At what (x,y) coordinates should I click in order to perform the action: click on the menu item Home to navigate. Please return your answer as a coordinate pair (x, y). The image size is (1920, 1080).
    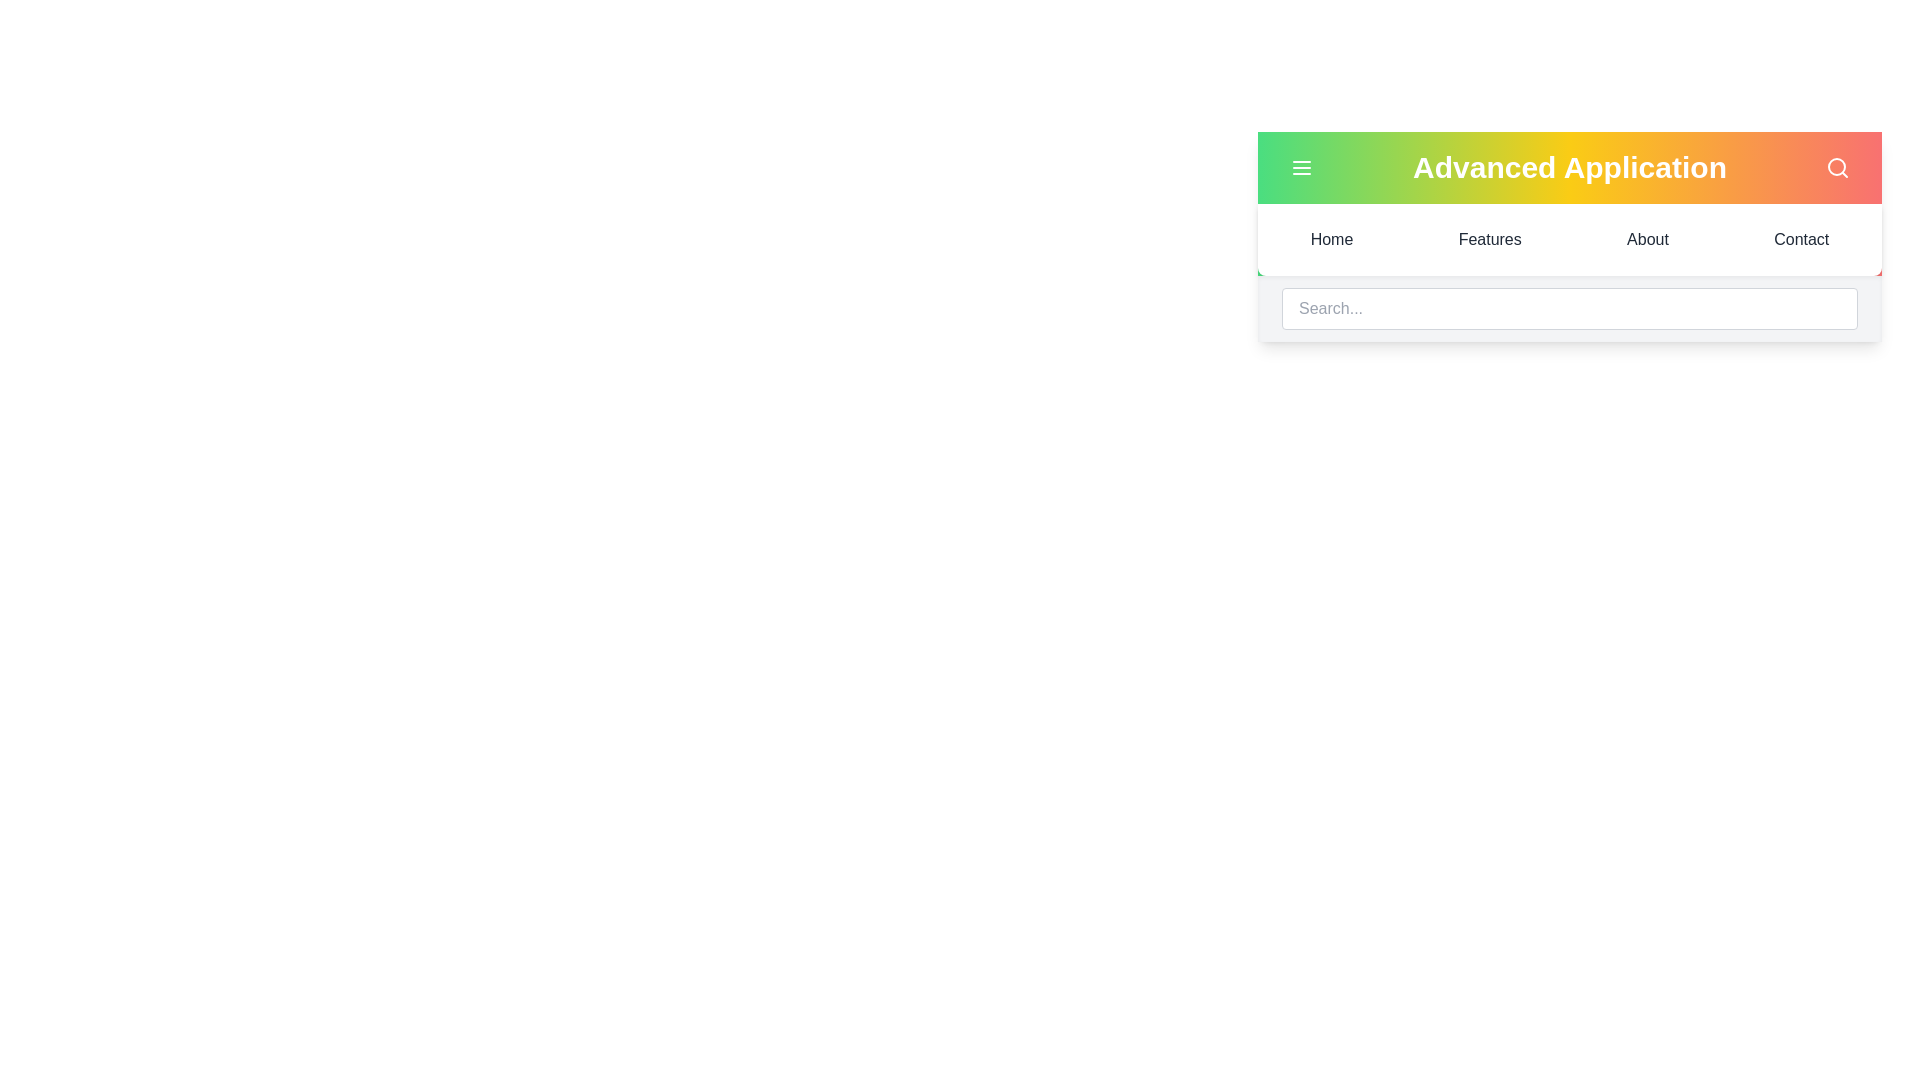
    Looking at the image, I should click on (1331, 238).